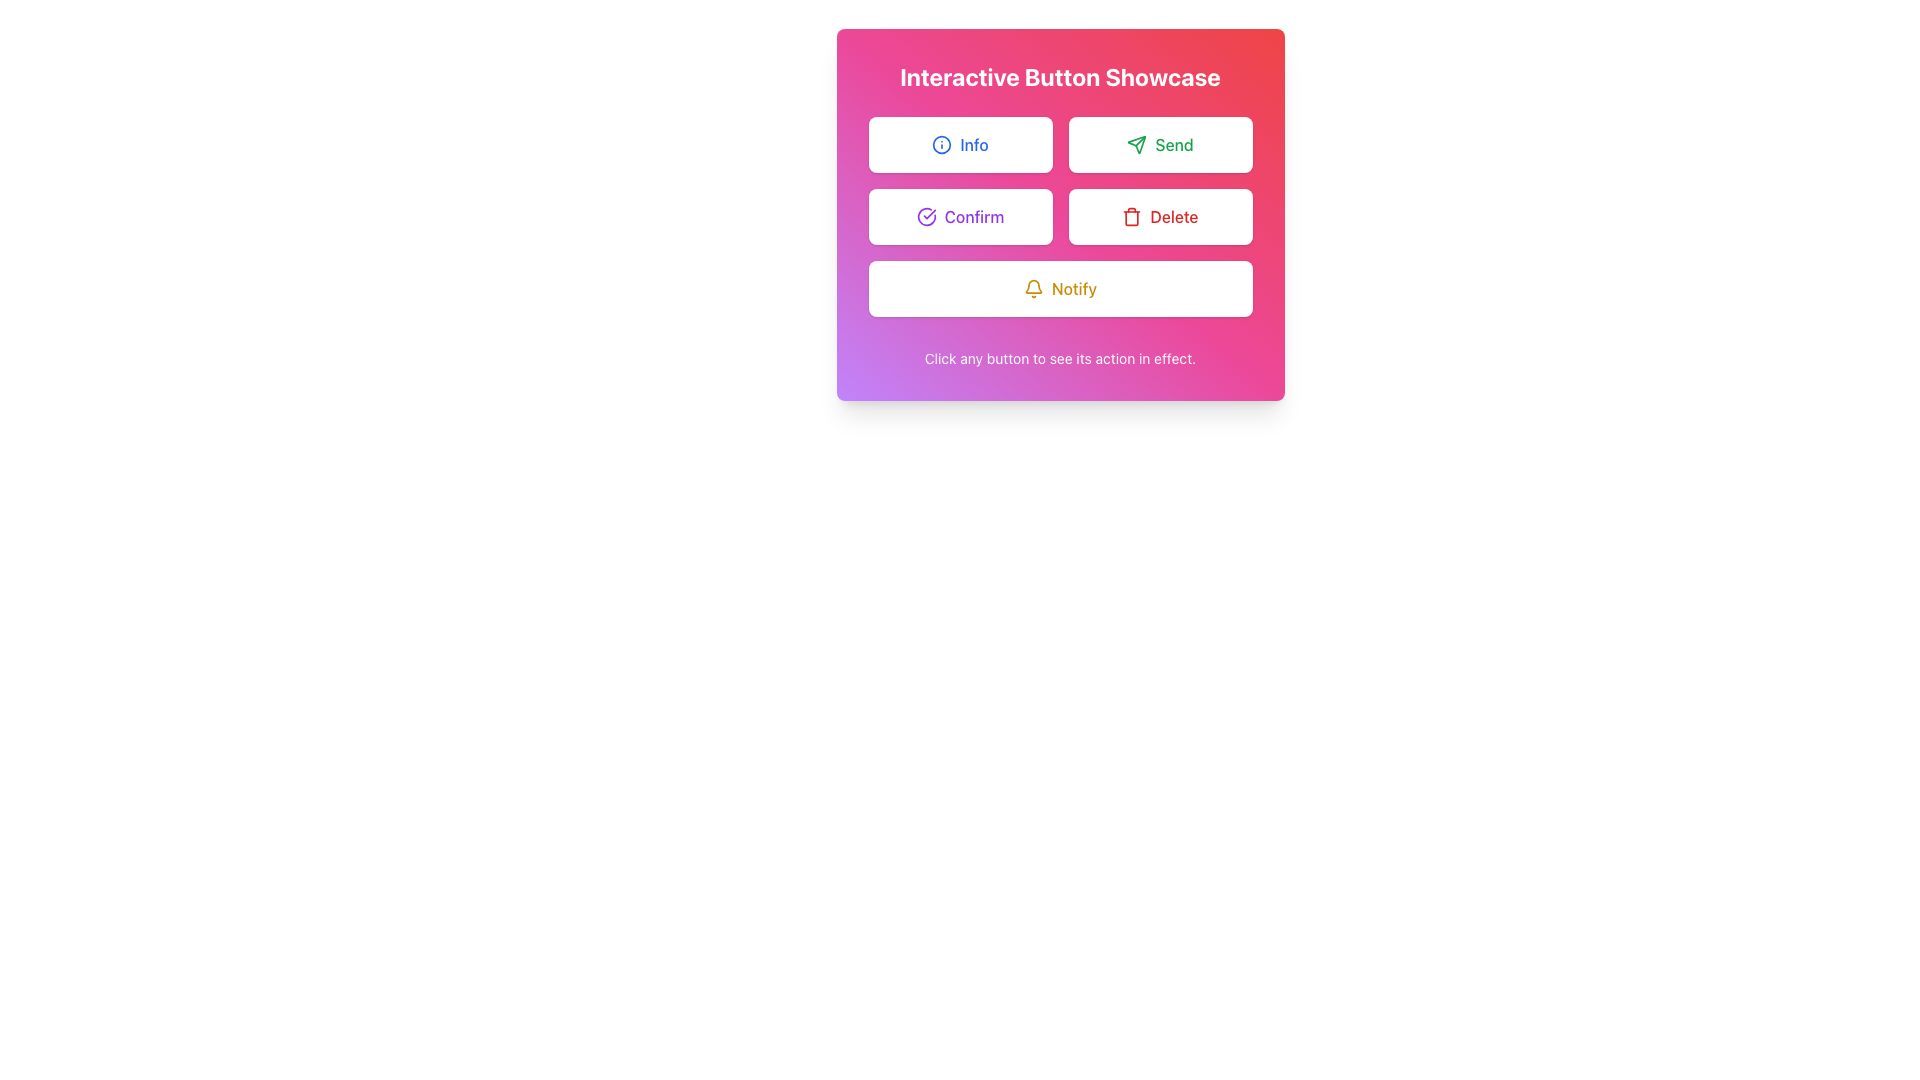  What do you see at coordinates (1137, 144) in the screenshot?
I see `the green paper plane icon located to the left of the 'Send' text label in the top-right corner of the button showcase panel to initiate the associated action` at bounding box center [1137, 144].